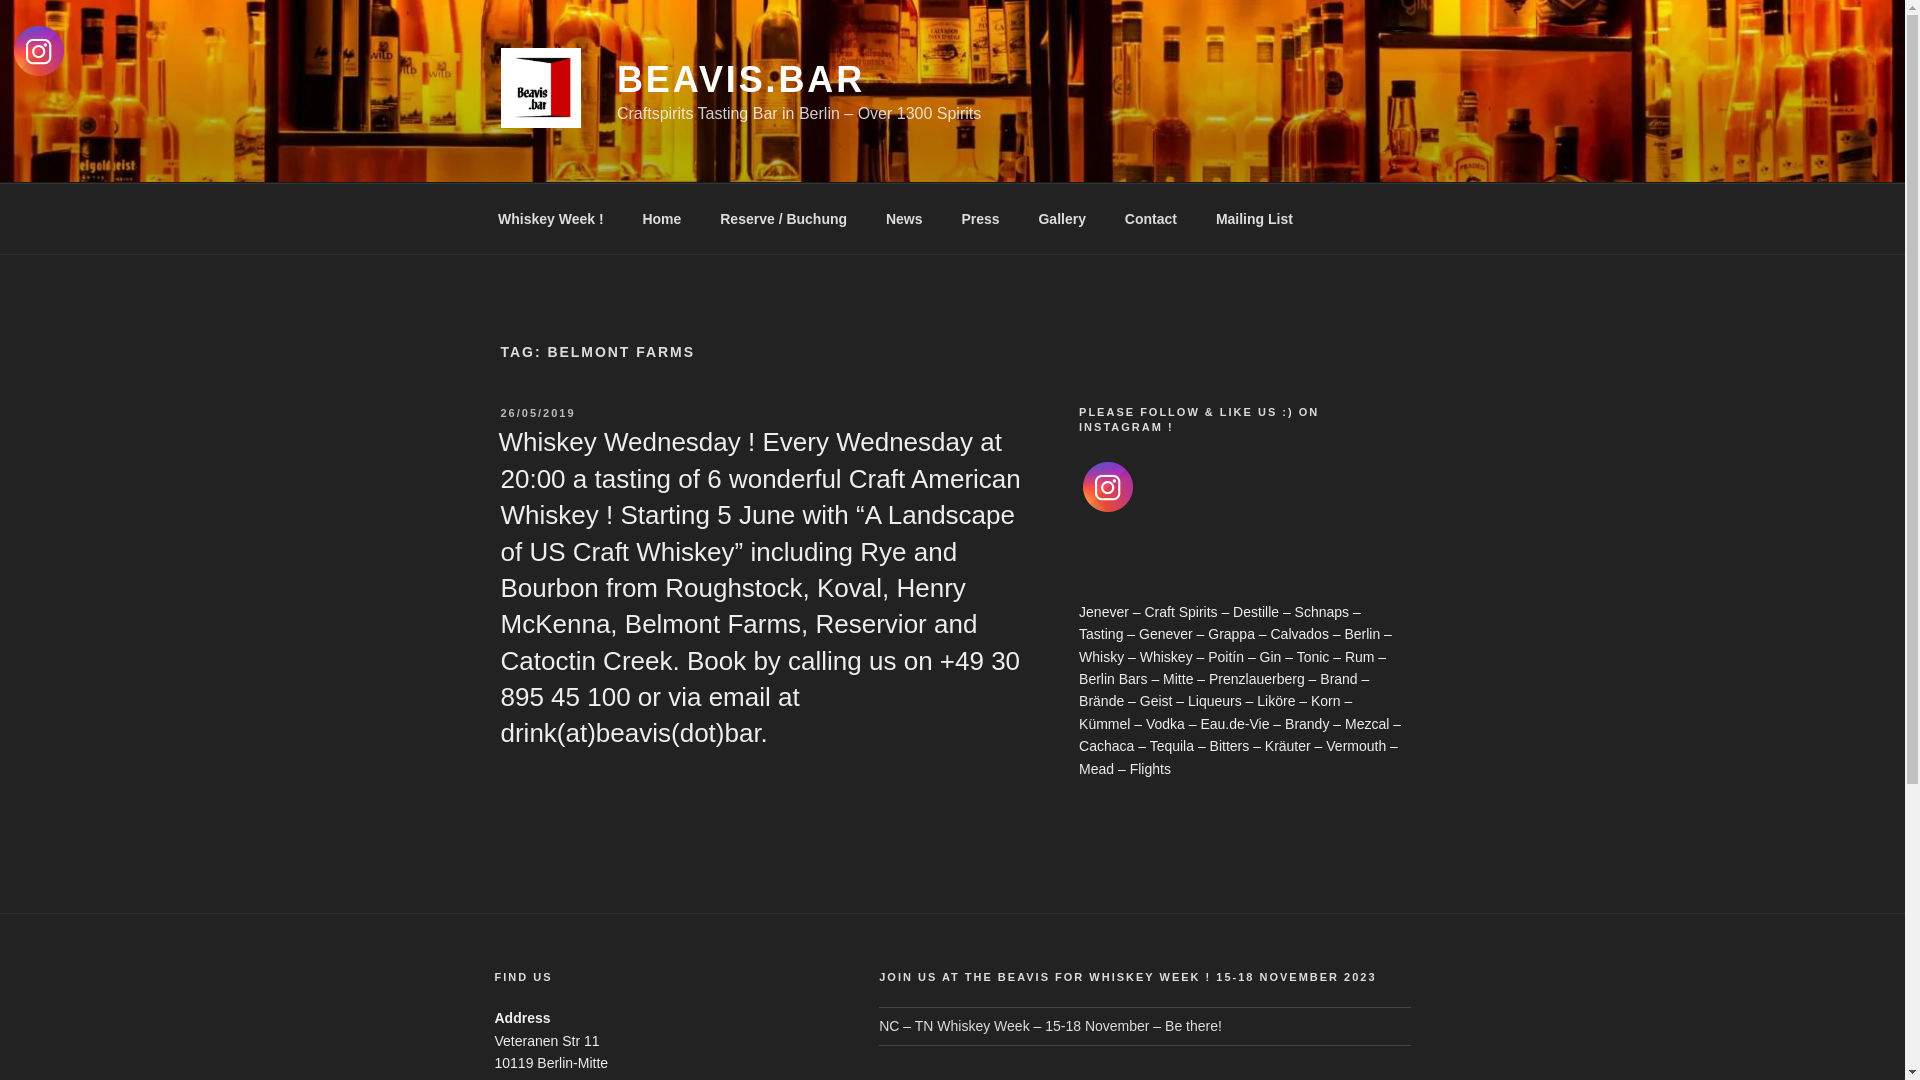  What do you see at coordinates (480, 218) in the screenshot?
I see `'Whiskey Week !'` at bounding box center [480, 218].